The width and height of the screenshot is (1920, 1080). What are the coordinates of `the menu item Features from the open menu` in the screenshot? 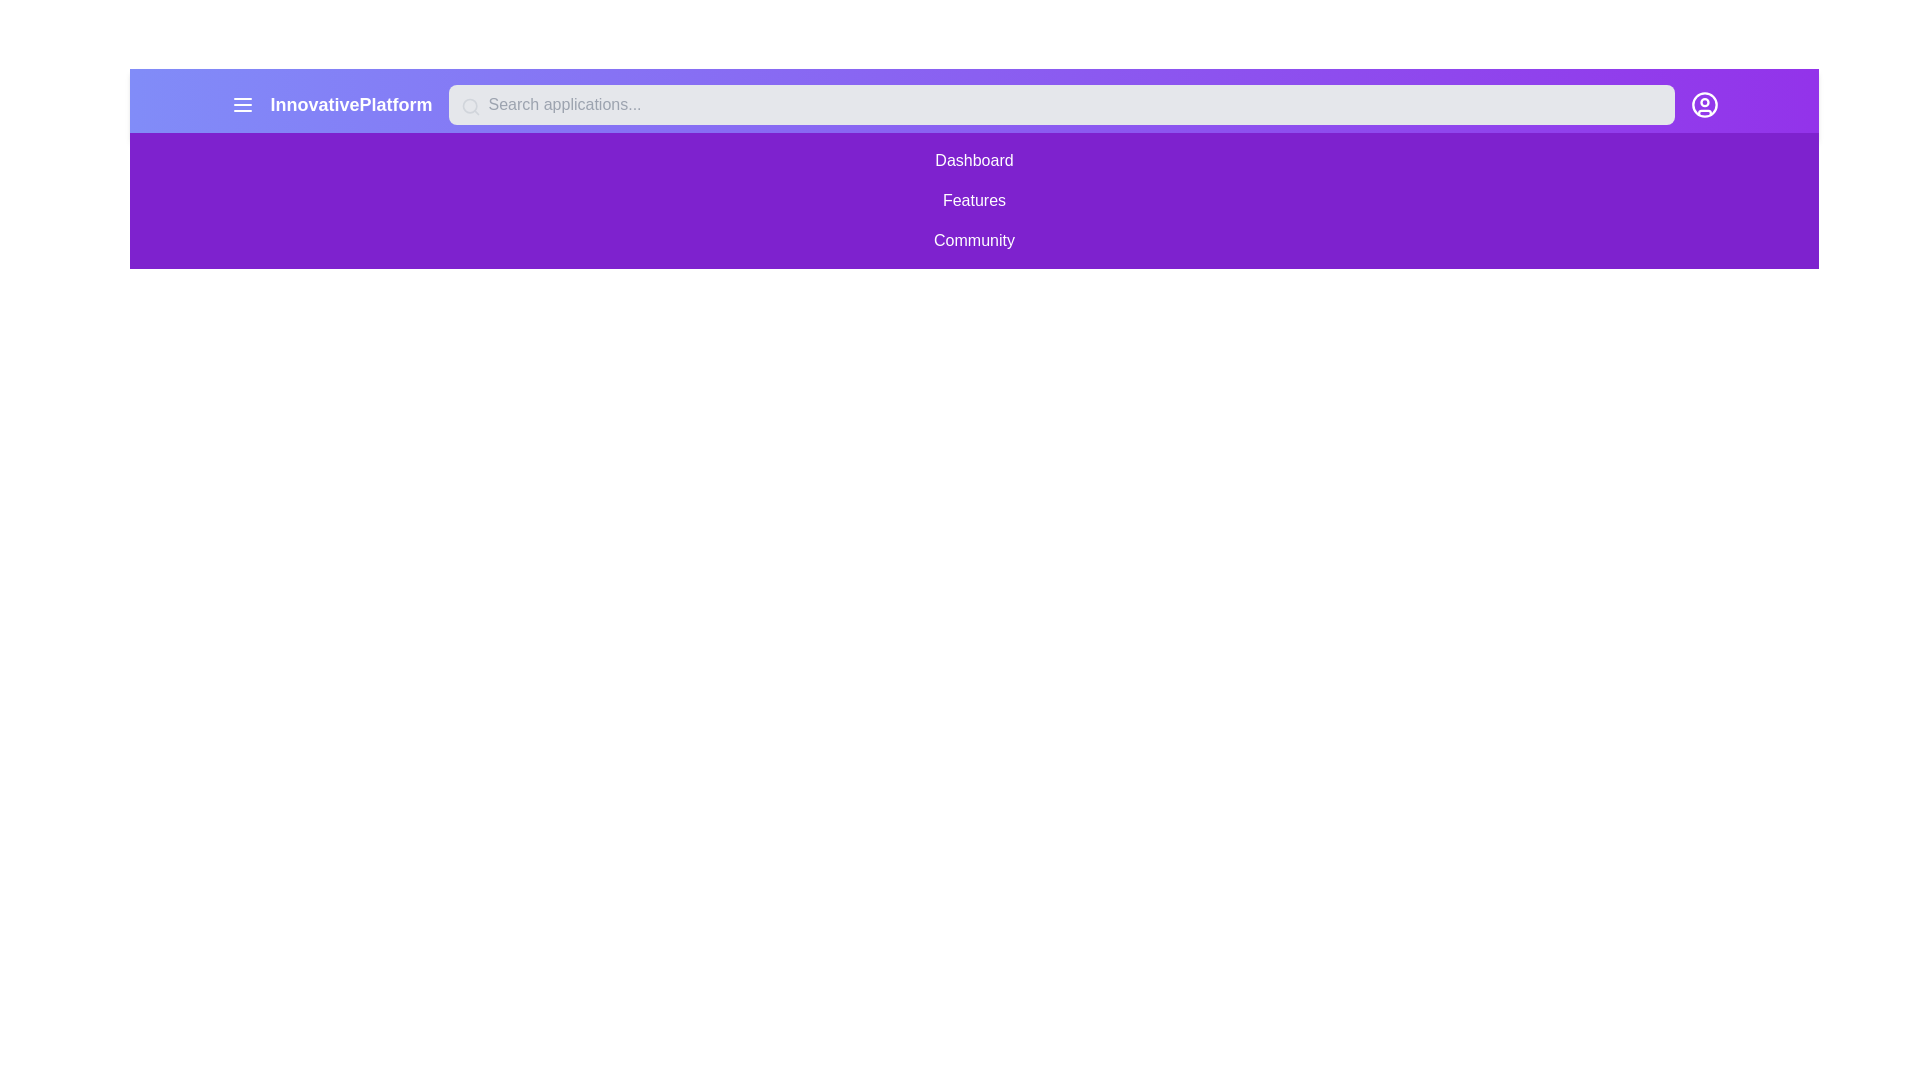 It's located at (974, 200).